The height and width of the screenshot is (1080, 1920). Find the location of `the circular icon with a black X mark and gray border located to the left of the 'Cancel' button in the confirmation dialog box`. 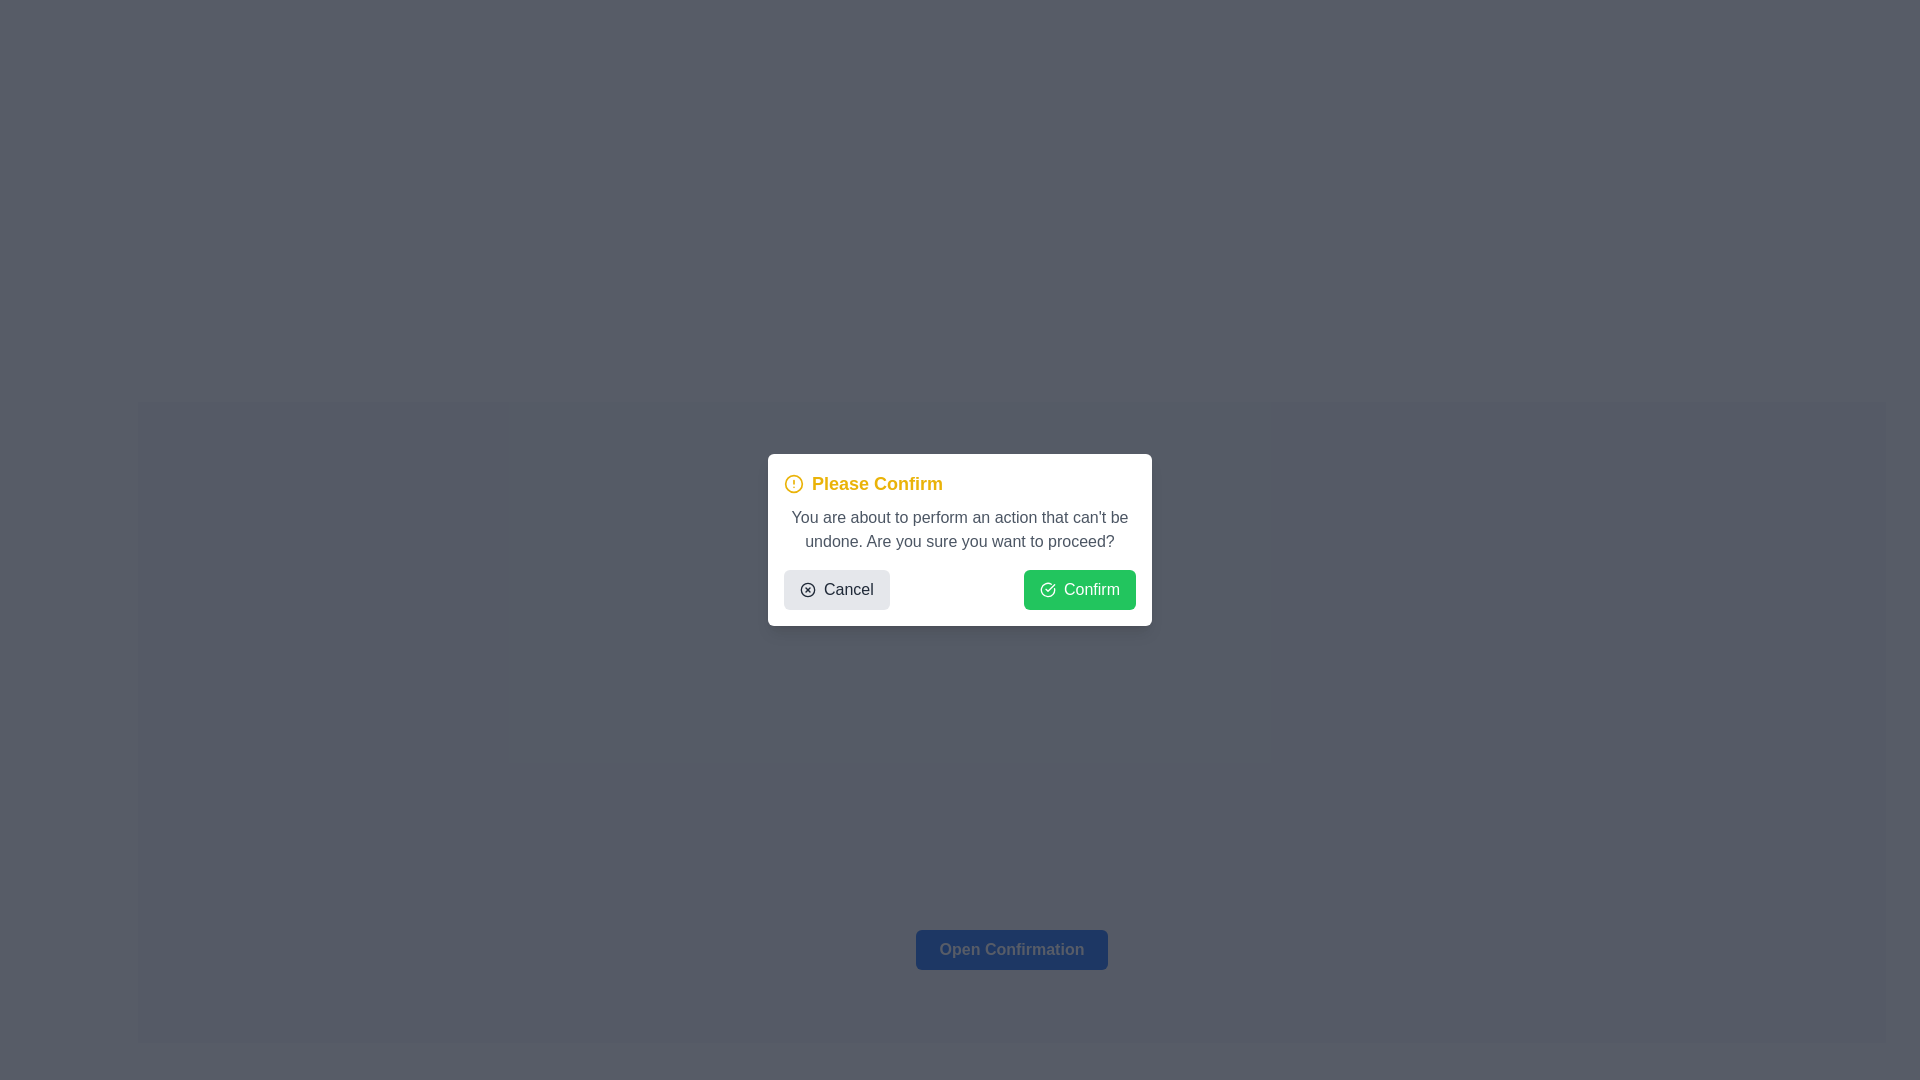

the circular icon with a black X mark and gray border located to the left of the 'Cancel' button in the confirmation dialog box is located at coordinates (807, 589).